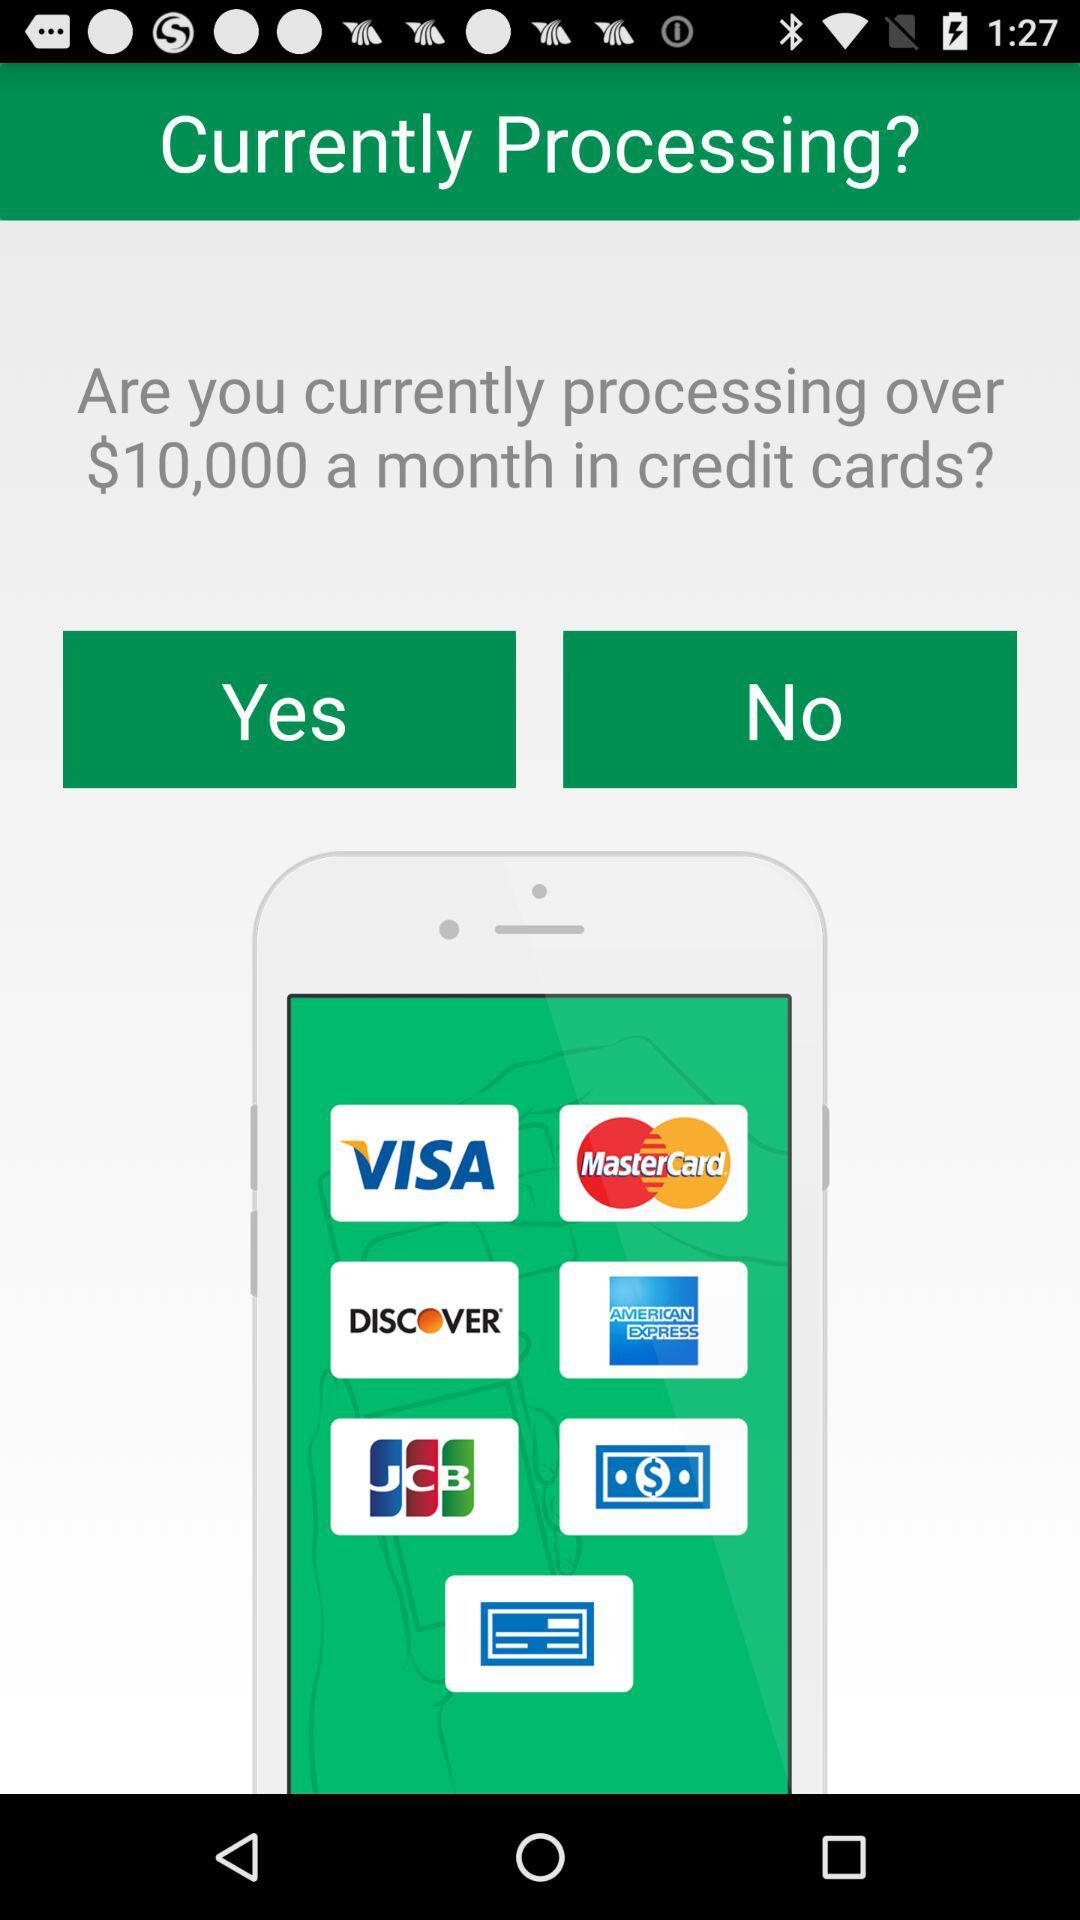 The height and width of the screenshot is (1920, 1080). Describe the element at coordinates (789, 709) in the screenshot. I see `the app below are you currently app` at that location.